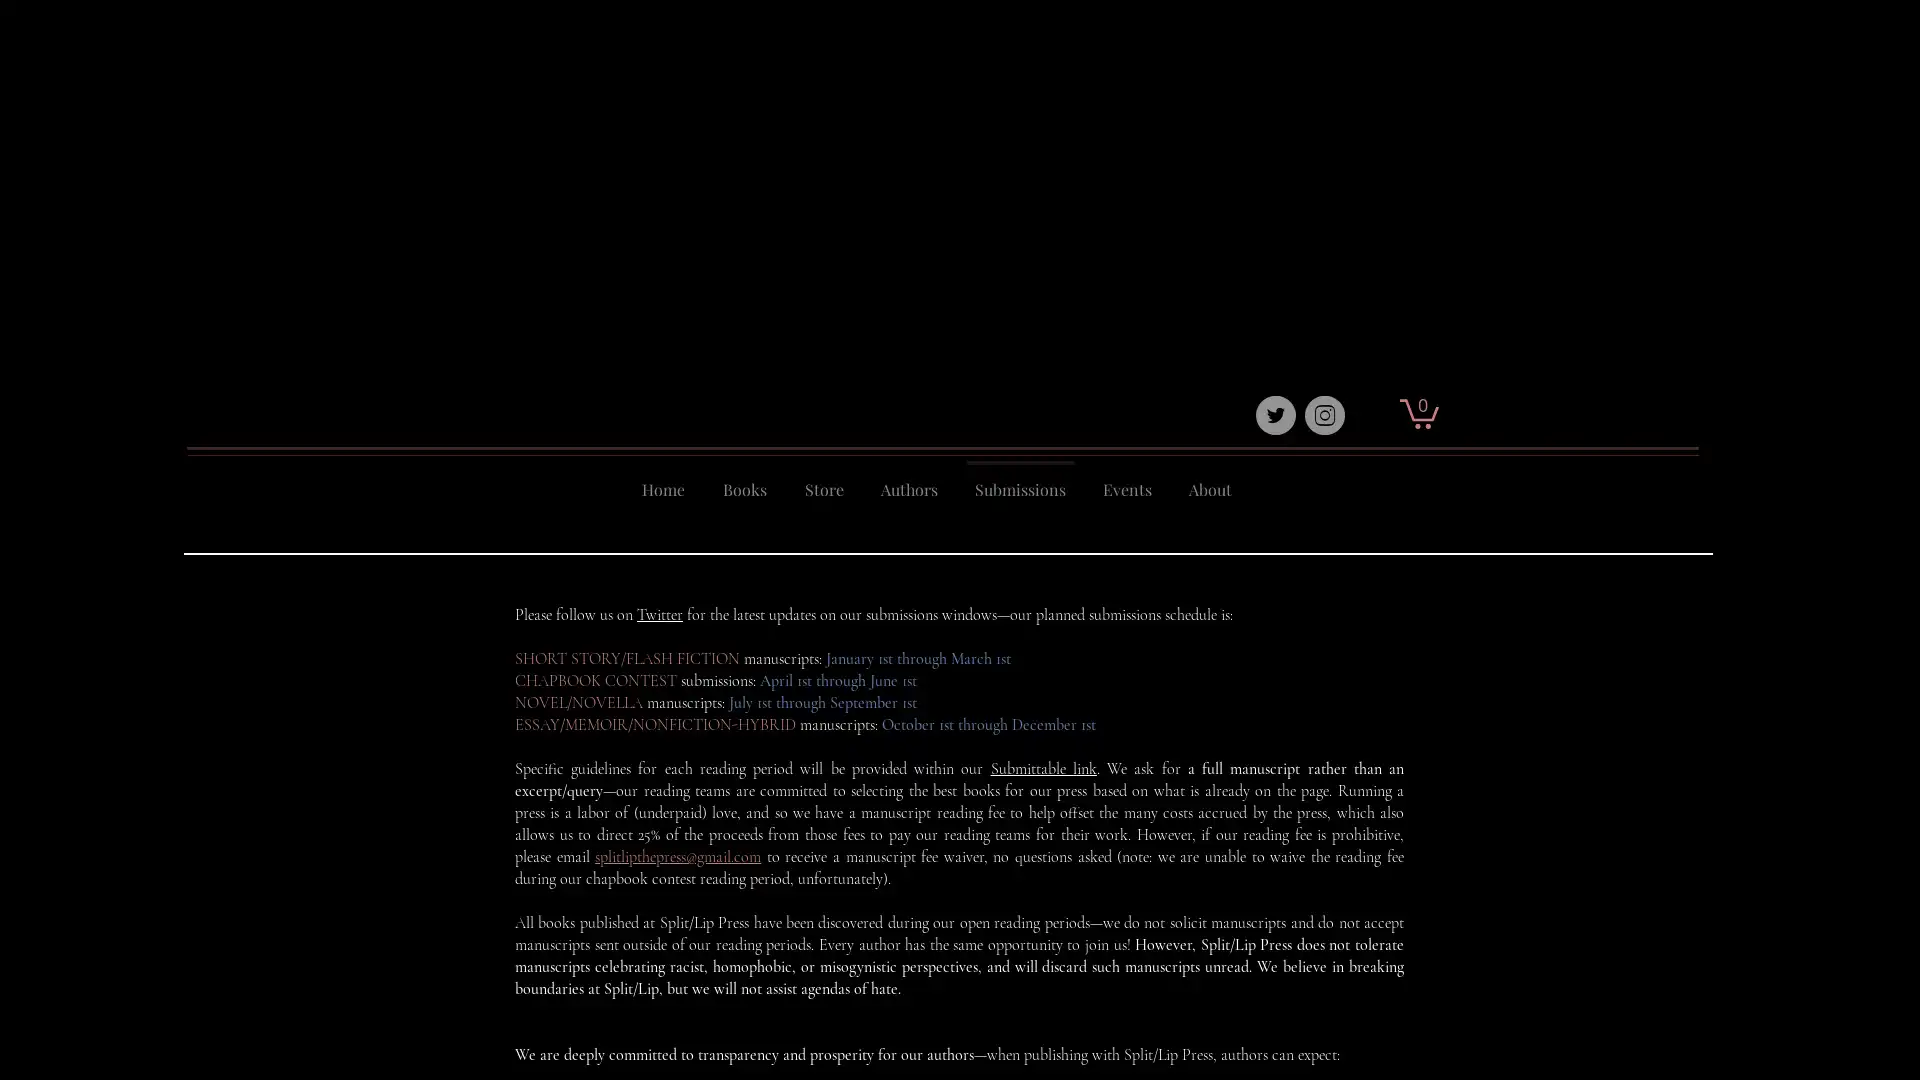  What do you see at coordinates (1418, 411) in the screenshot?
I see `Cart with 0 items` at bounding box center [1418, 411].